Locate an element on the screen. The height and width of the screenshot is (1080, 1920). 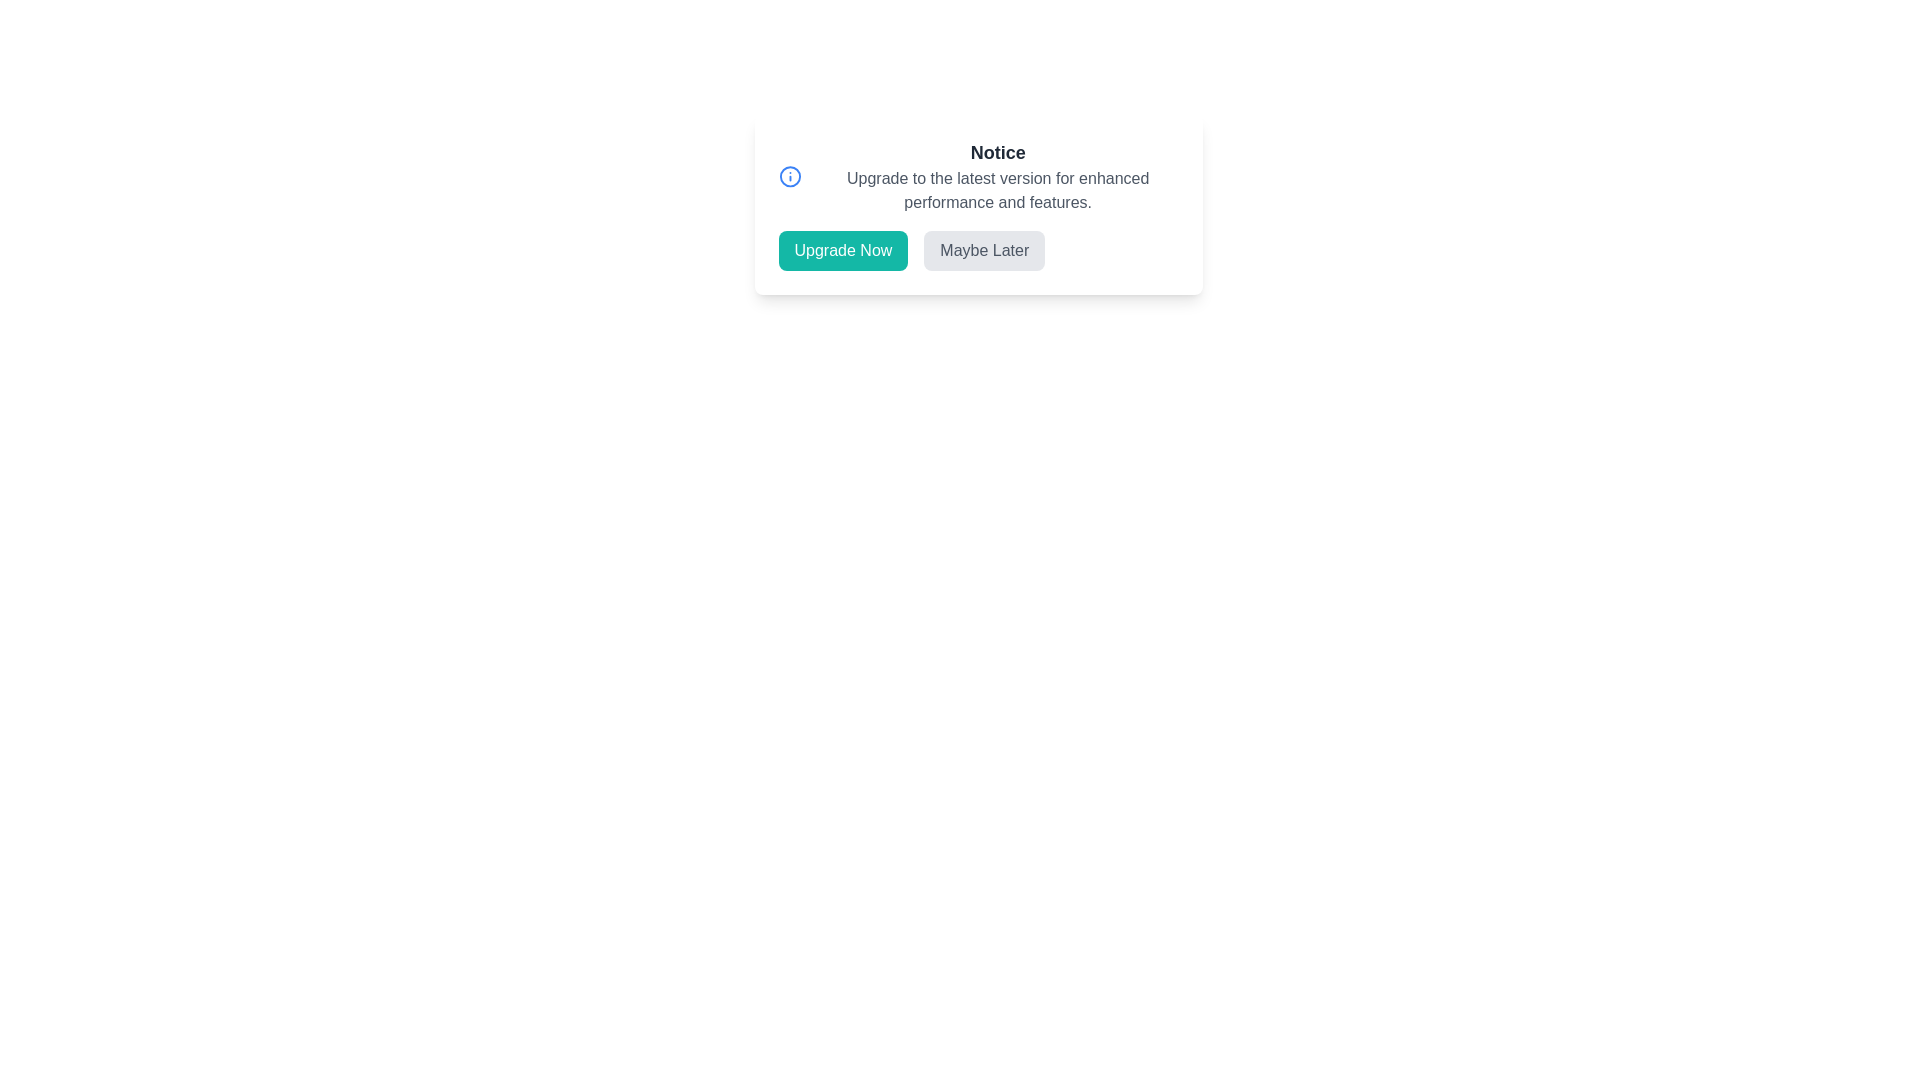
the multiline paragraph of gray text that advises to 'Upgrade to the latest version for enhanced performance and features', located below the title 'Notice' and above the buttons 'Upgrade Now' and 'Maybe Later' is located at coordinates (998, 191).